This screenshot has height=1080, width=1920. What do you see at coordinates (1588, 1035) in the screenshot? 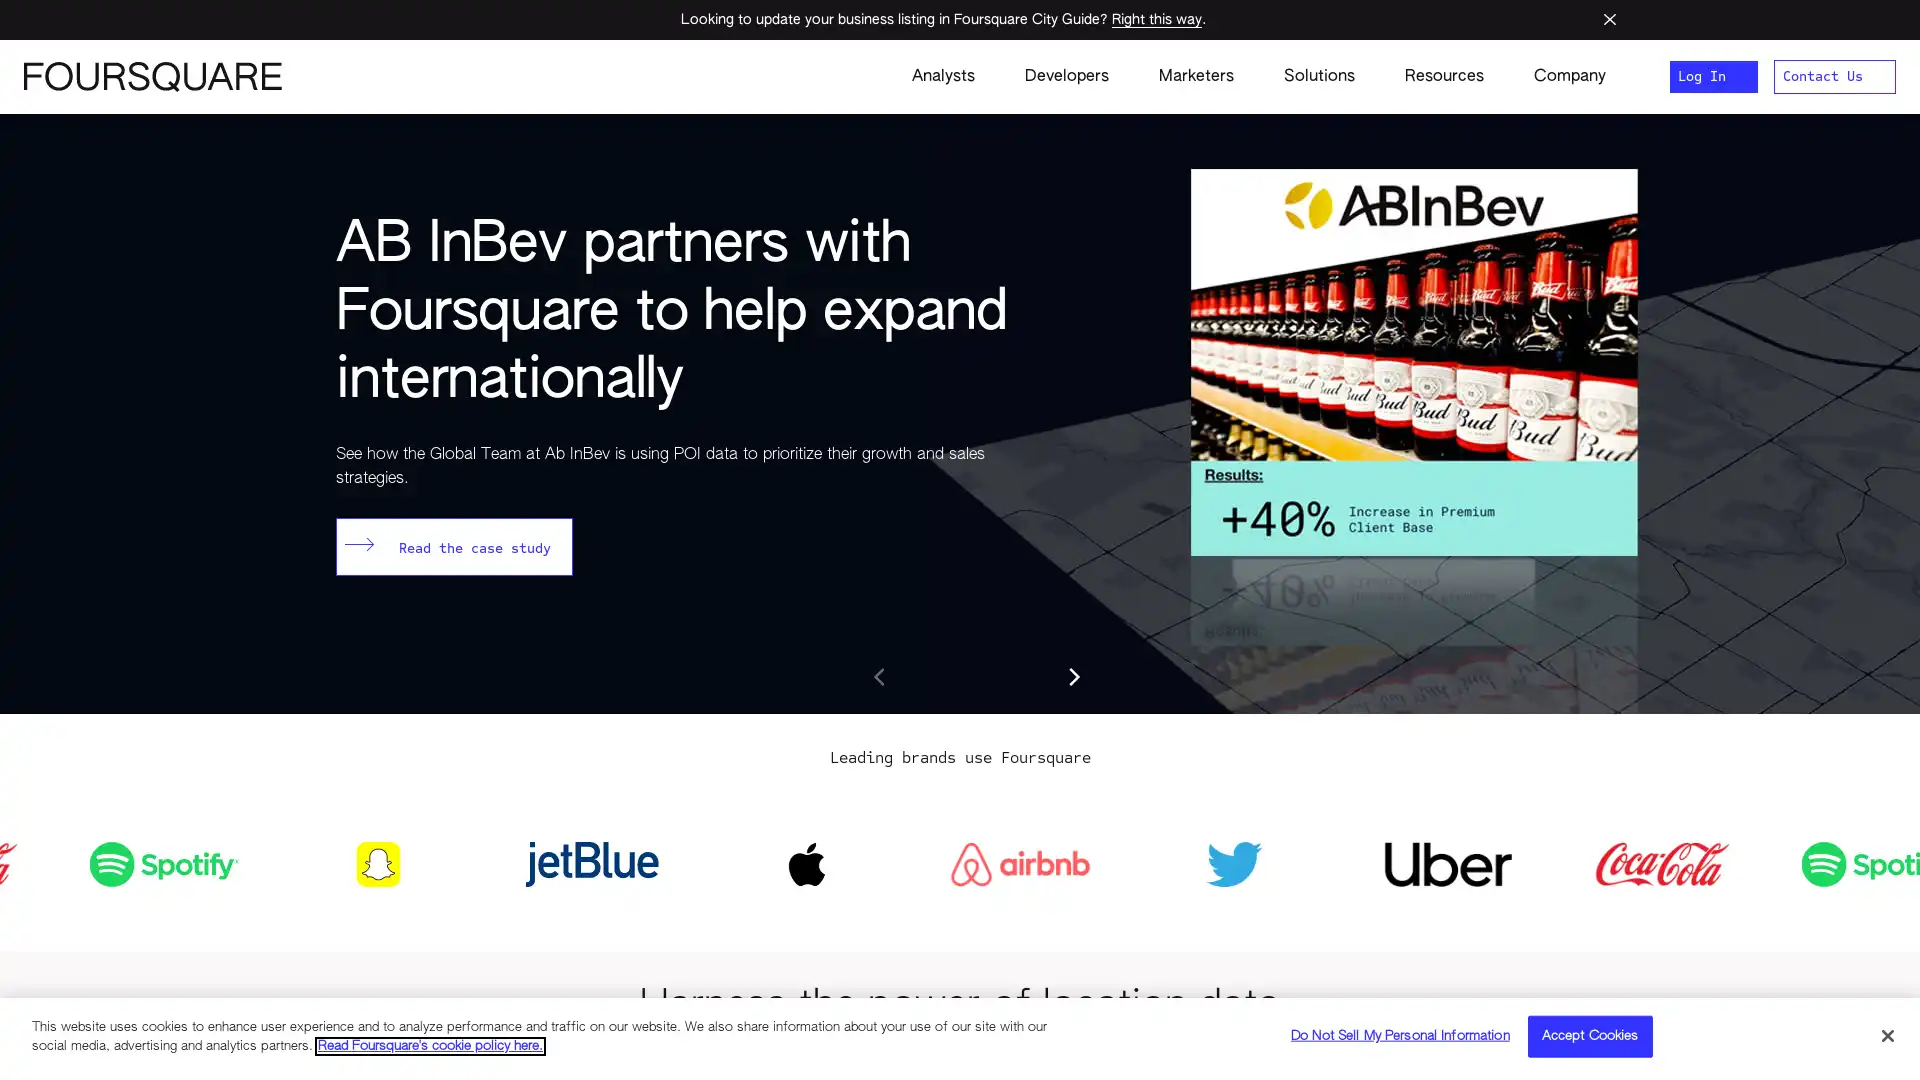
I see `Accept Cookies` at bounding box center [1588, 1035].